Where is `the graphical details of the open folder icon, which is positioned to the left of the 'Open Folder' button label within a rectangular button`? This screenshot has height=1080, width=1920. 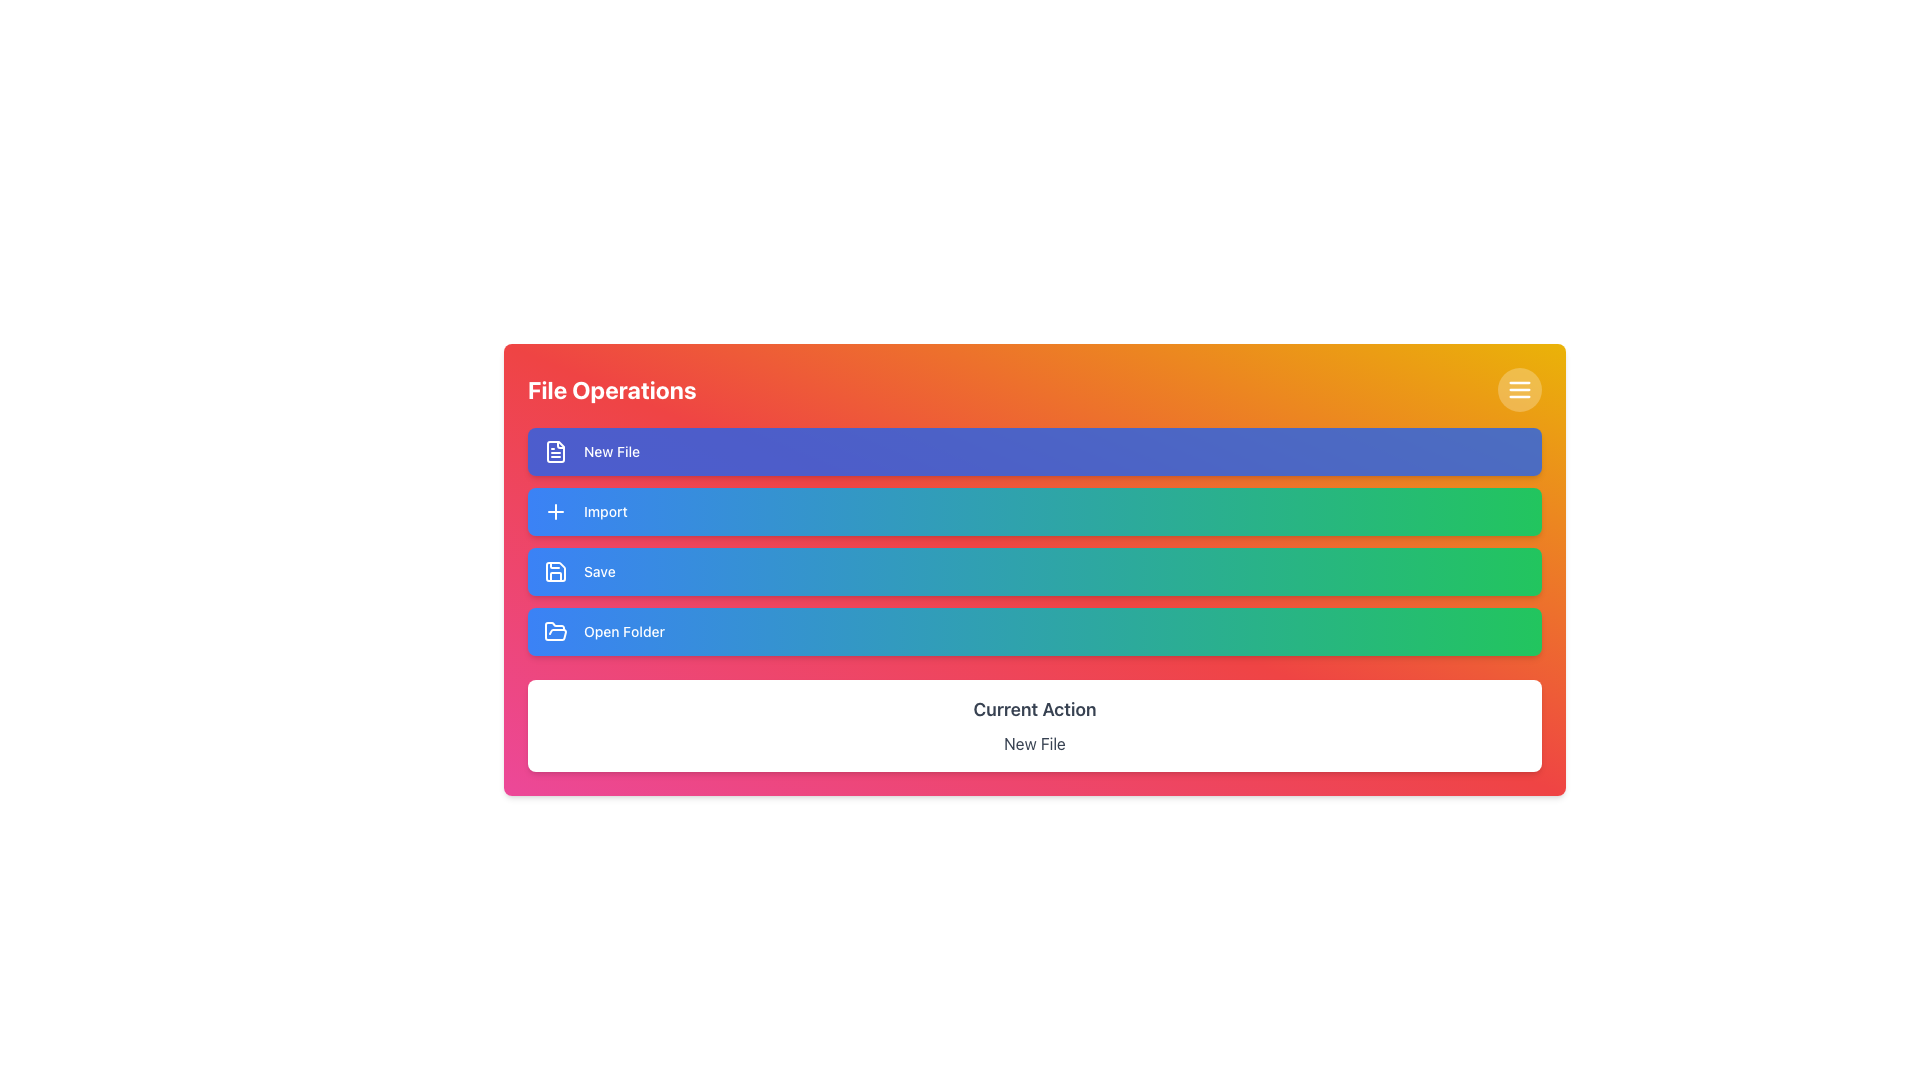 the graphical details of the open folder icon, which is positioned to the left of the 'Open Folder' button label within a rectangular button is located at coordinates (556, 632).